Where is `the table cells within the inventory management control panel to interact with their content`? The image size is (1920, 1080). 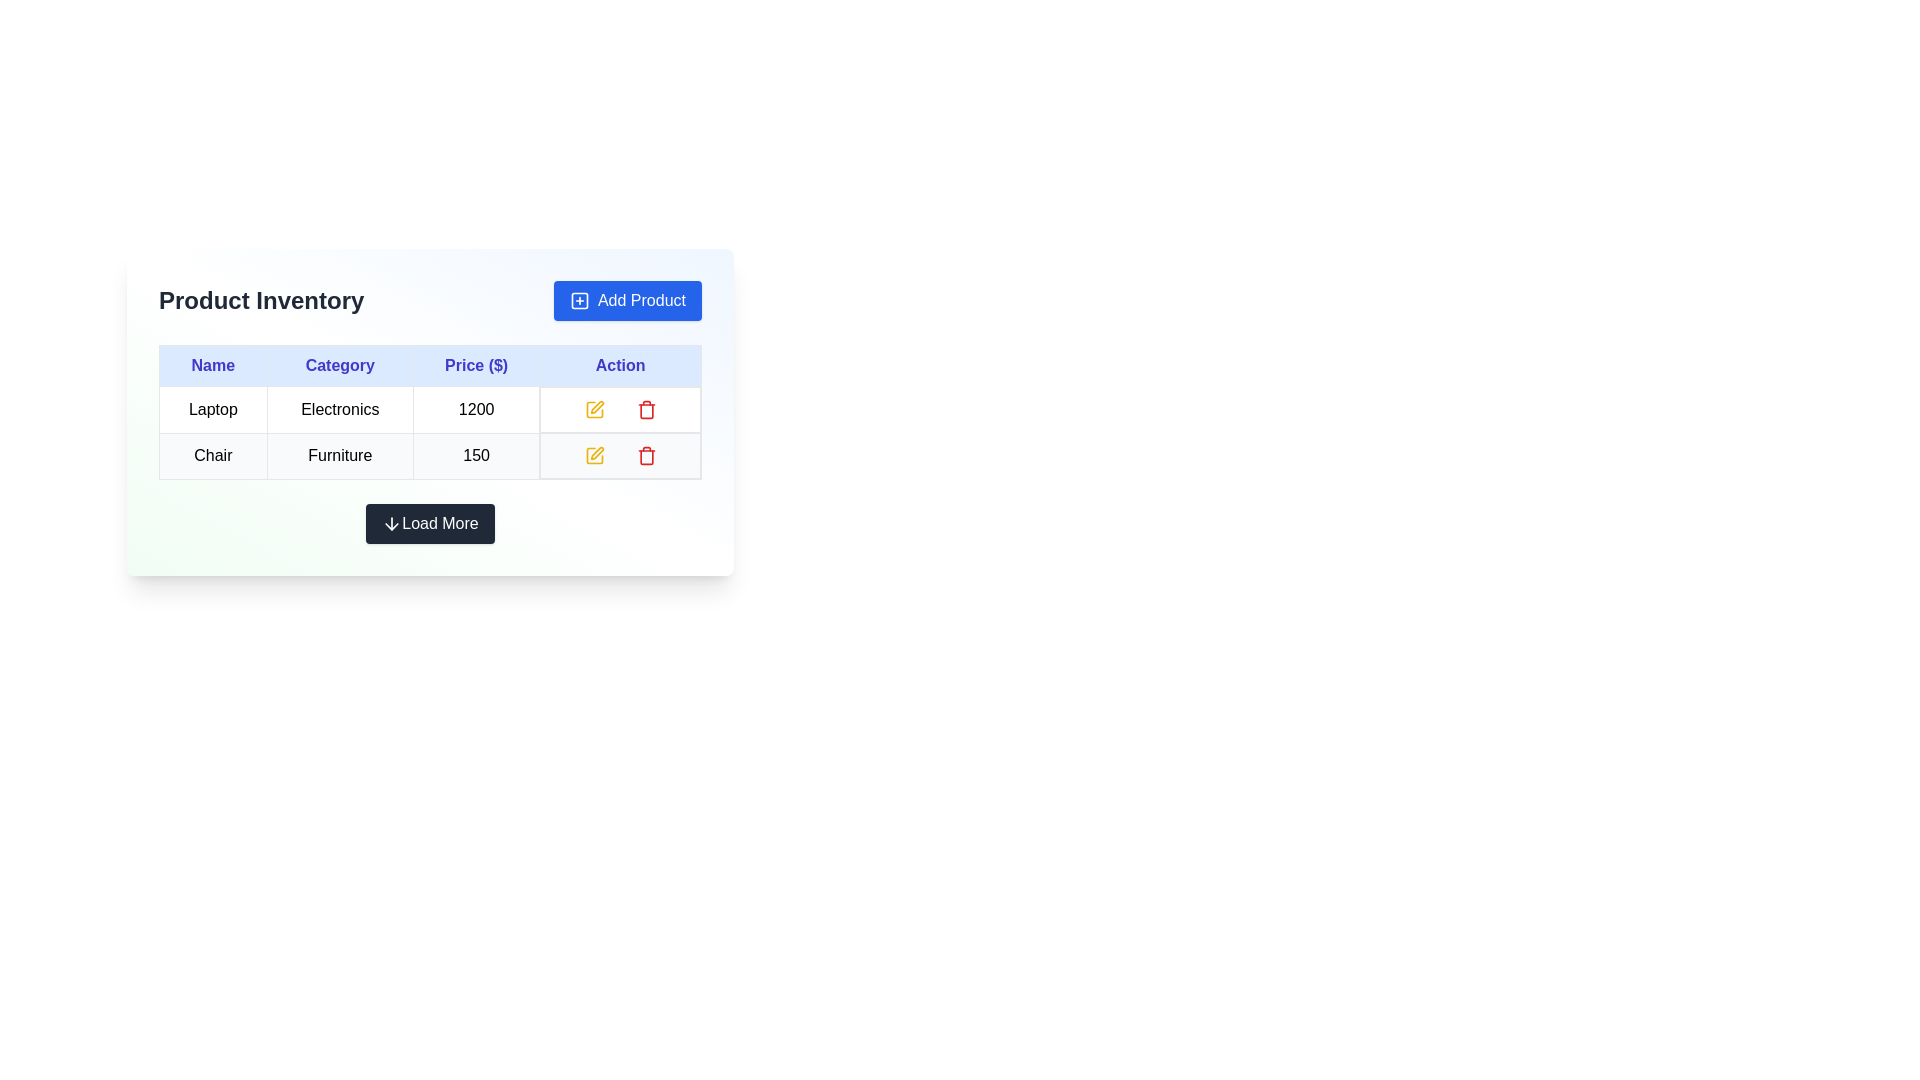 the table cells within the inventory management control panel to interact with their content is located at coordinates (429, 411).